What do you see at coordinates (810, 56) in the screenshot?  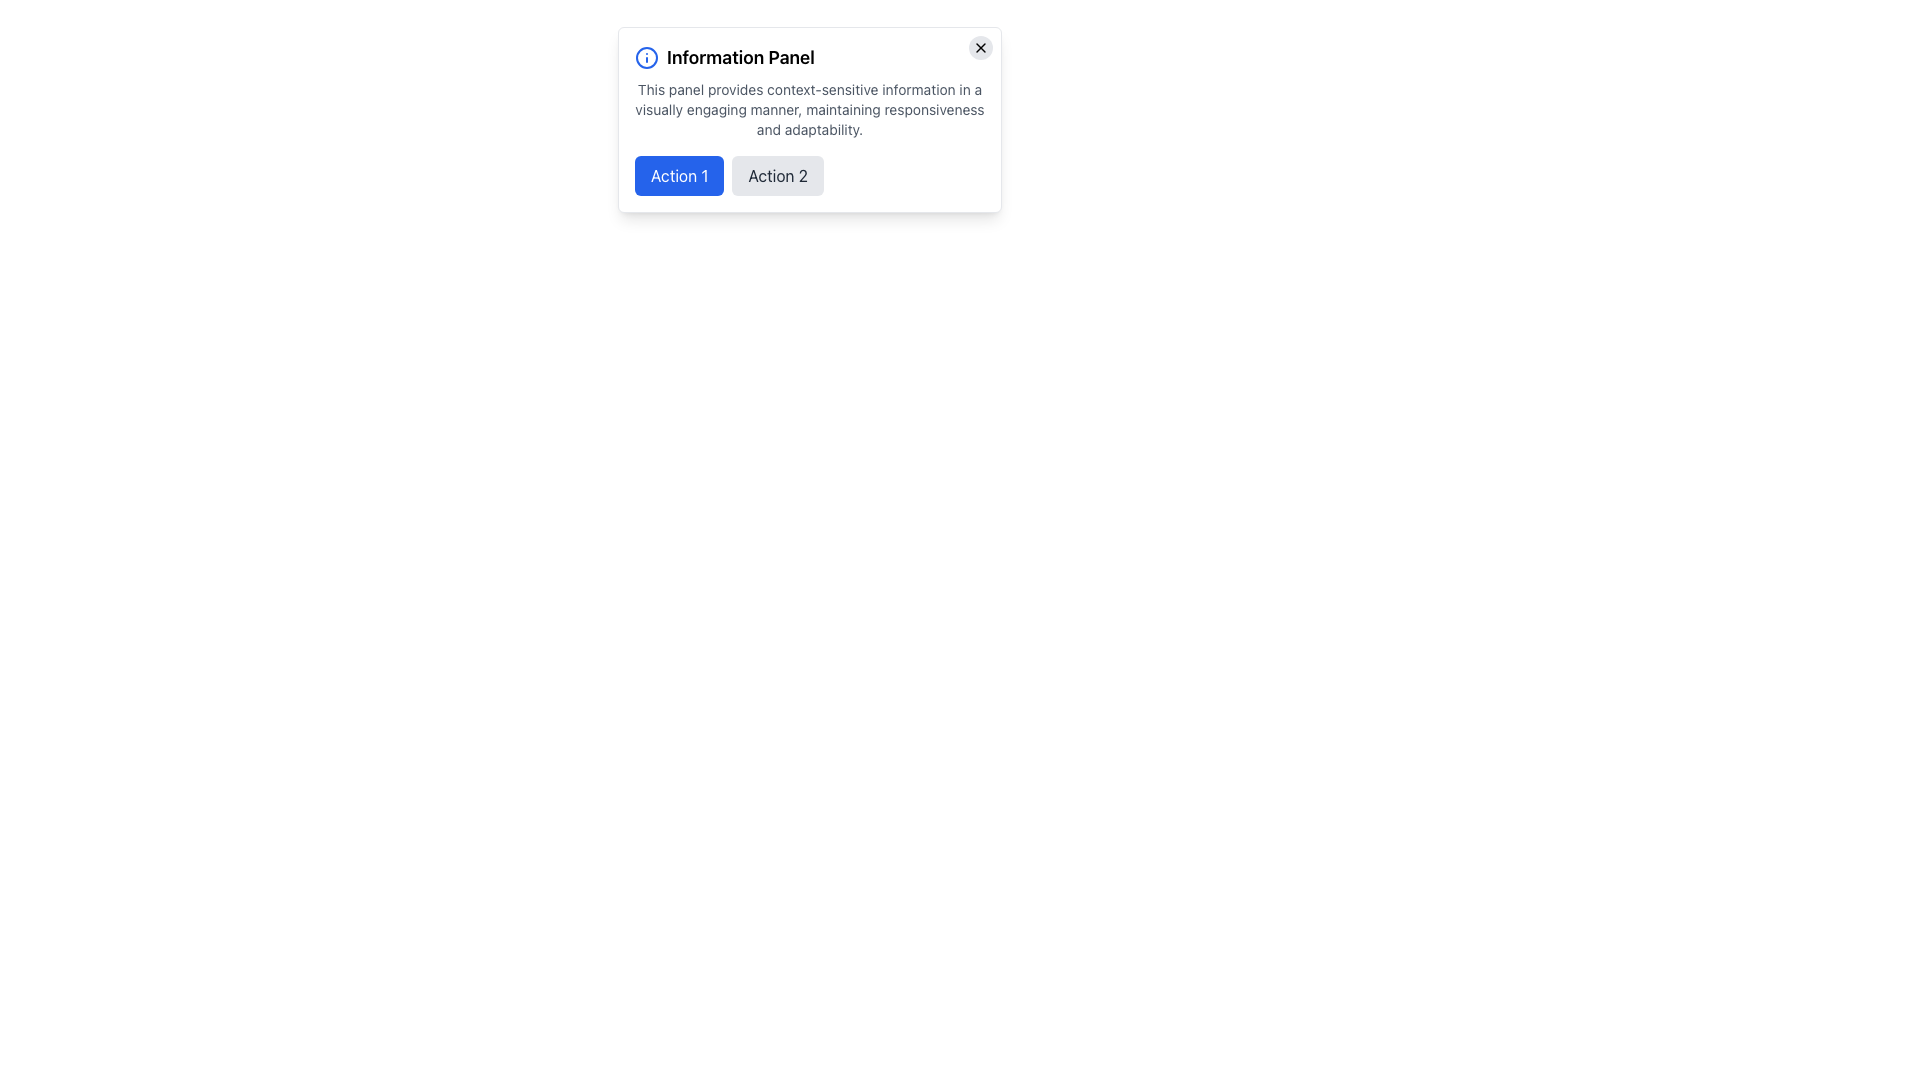 I see `the Label located at the top-center of the panel, which provides a title for the panel's content, positioned below the close button marked by an 'X' icon` at bounding box center [810, 56].